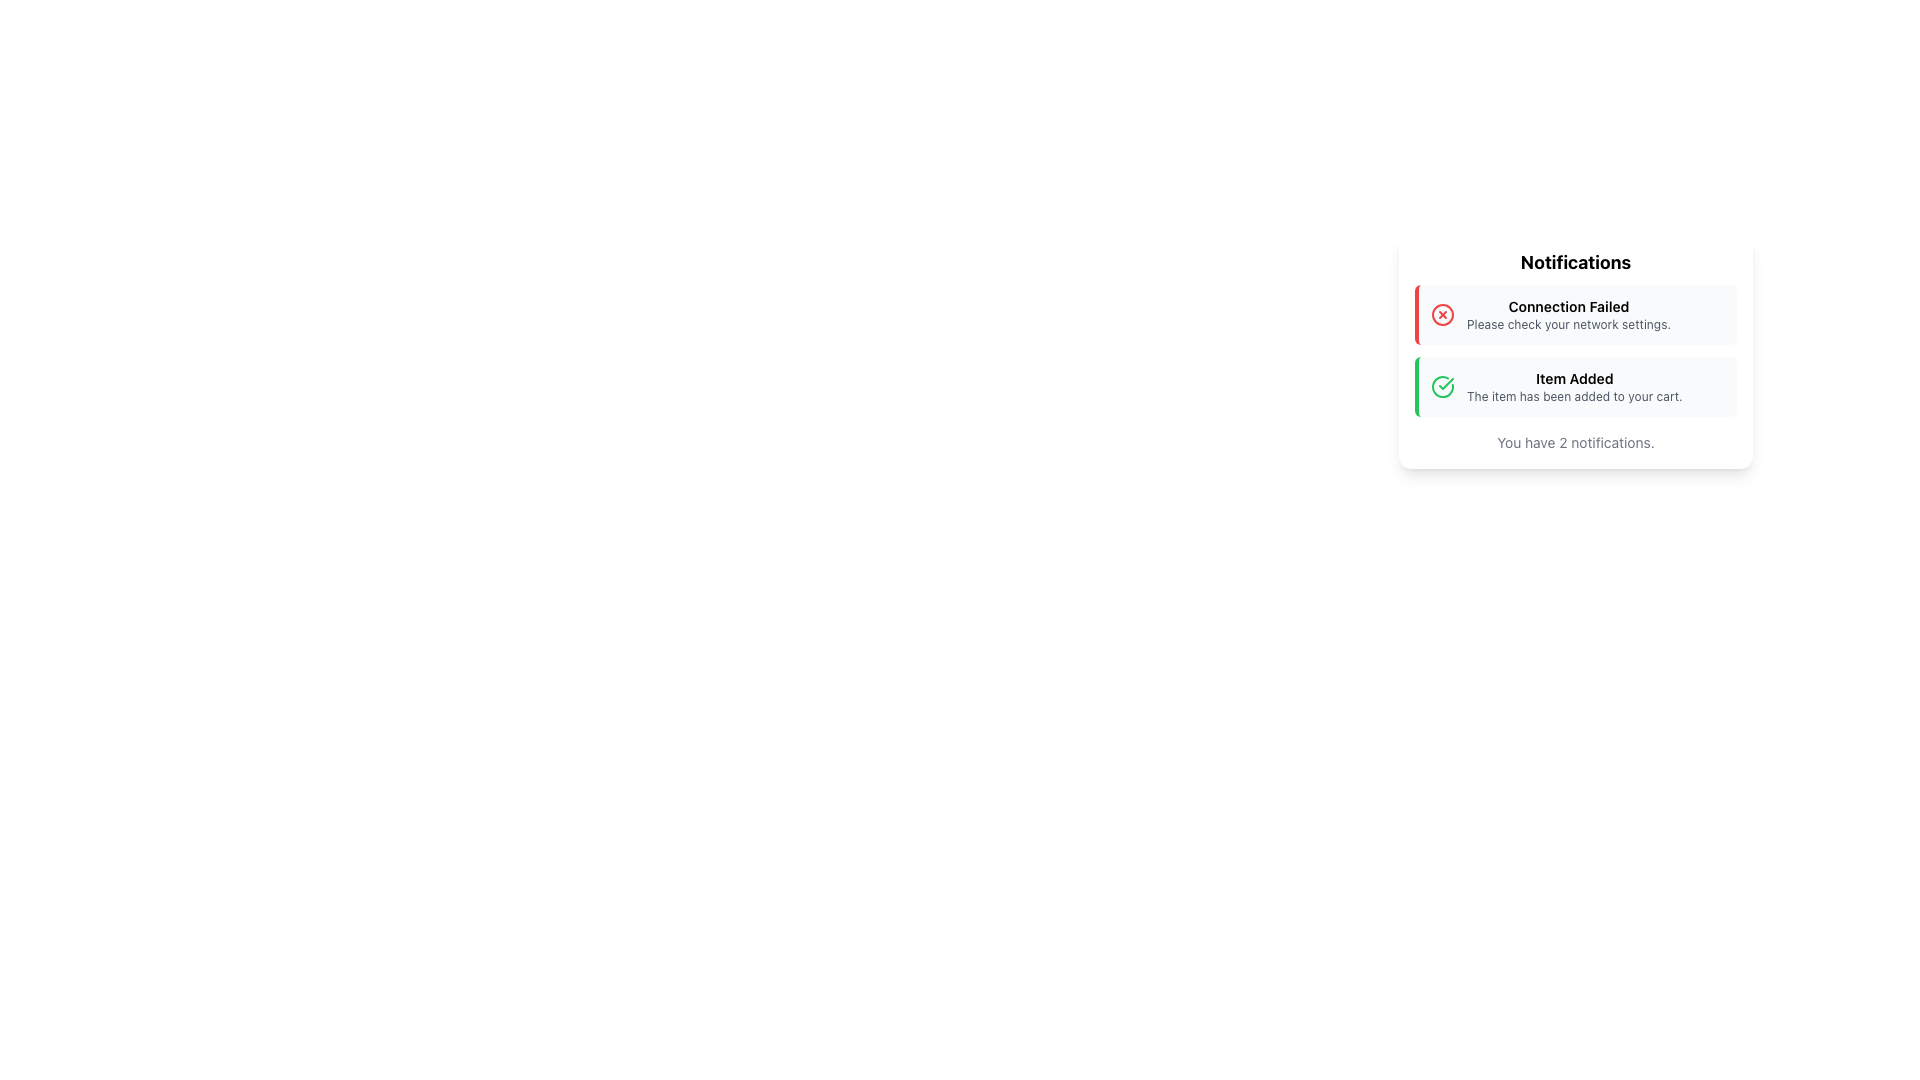 The image size is (1920, 1080). Describe the element at coordinates (1577, 386) in the screenshot. I see `notification message titled 'Item Added' which indicates that 'The item has been added to your cart.' This notification is the second one displayed in the notification panel, below a red 'Connection Failed' warning` at that location.